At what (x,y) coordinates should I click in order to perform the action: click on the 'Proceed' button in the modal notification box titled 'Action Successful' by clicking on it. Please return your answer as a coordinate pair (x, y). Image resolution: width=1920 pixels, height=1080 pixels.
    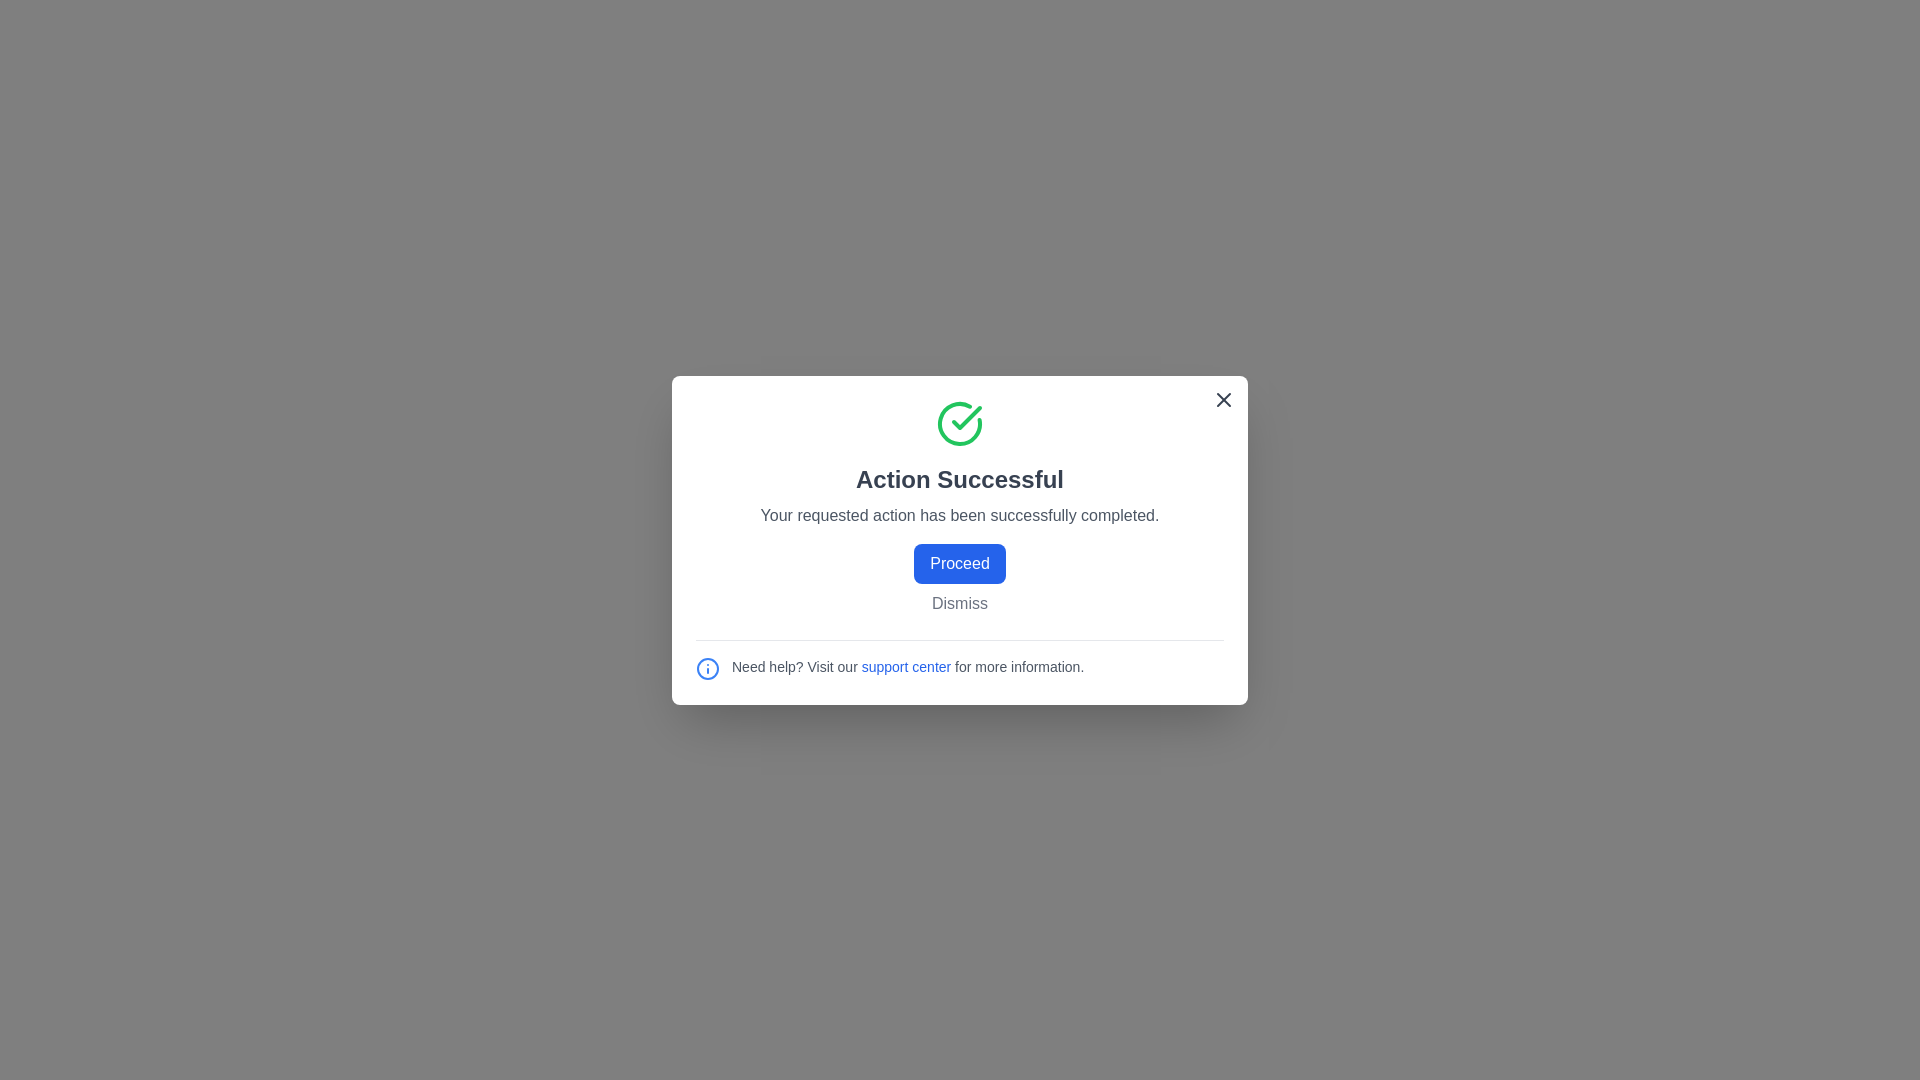
    Looking at the image, I should click on (960, 540).